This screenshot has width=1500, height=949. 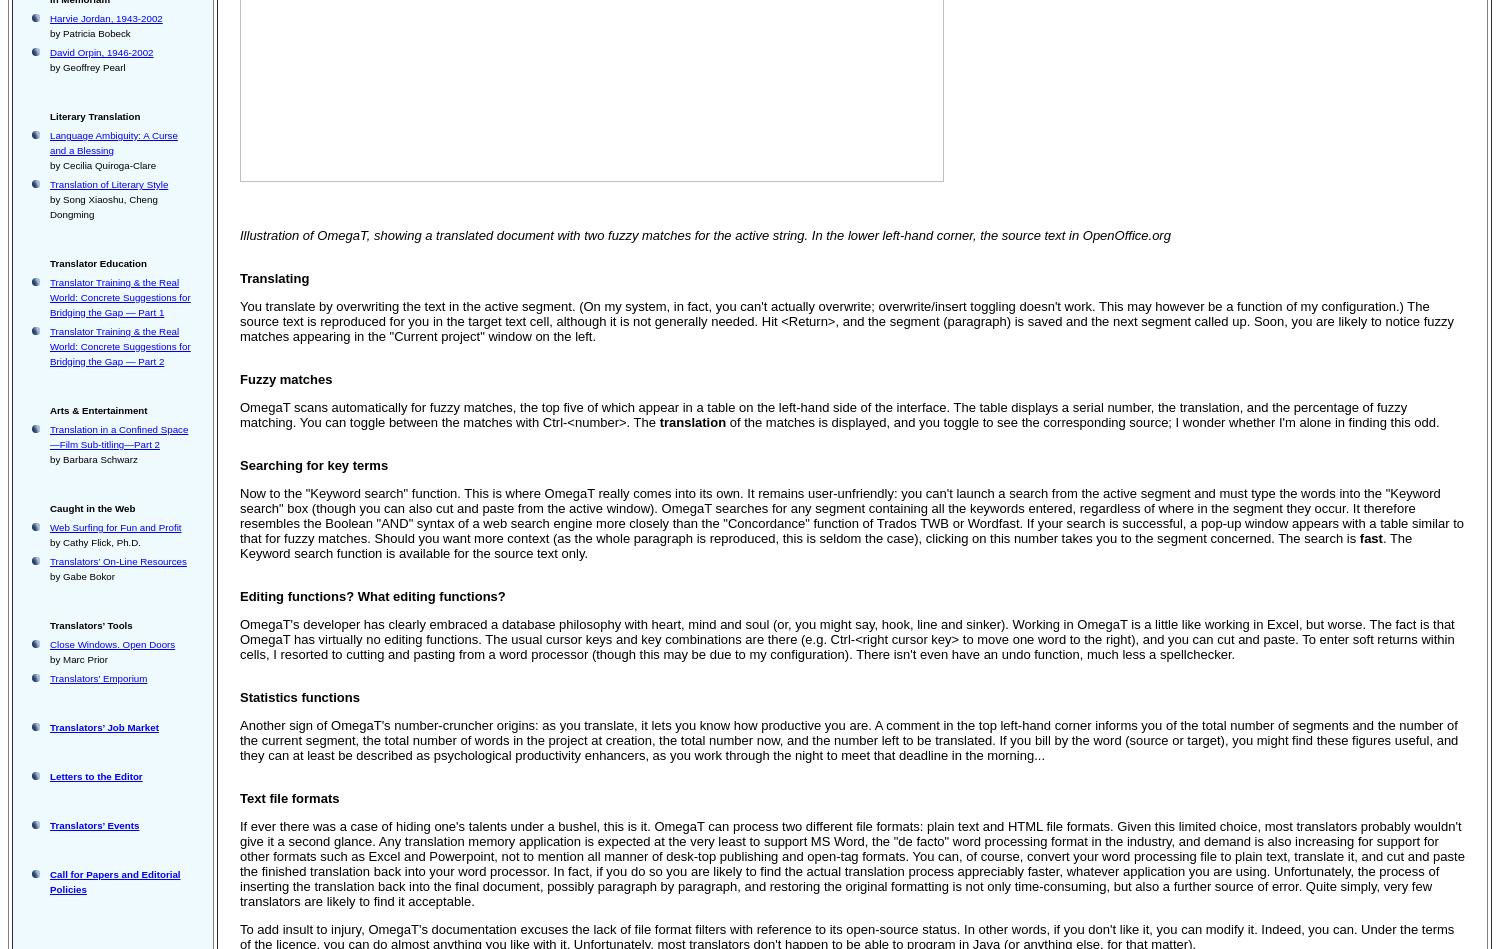 What do you see at coordinates (94, 541) in the screenshot?
I see `'by Cathy Flick, Ph.D.'` at bounding box center [94, 541].